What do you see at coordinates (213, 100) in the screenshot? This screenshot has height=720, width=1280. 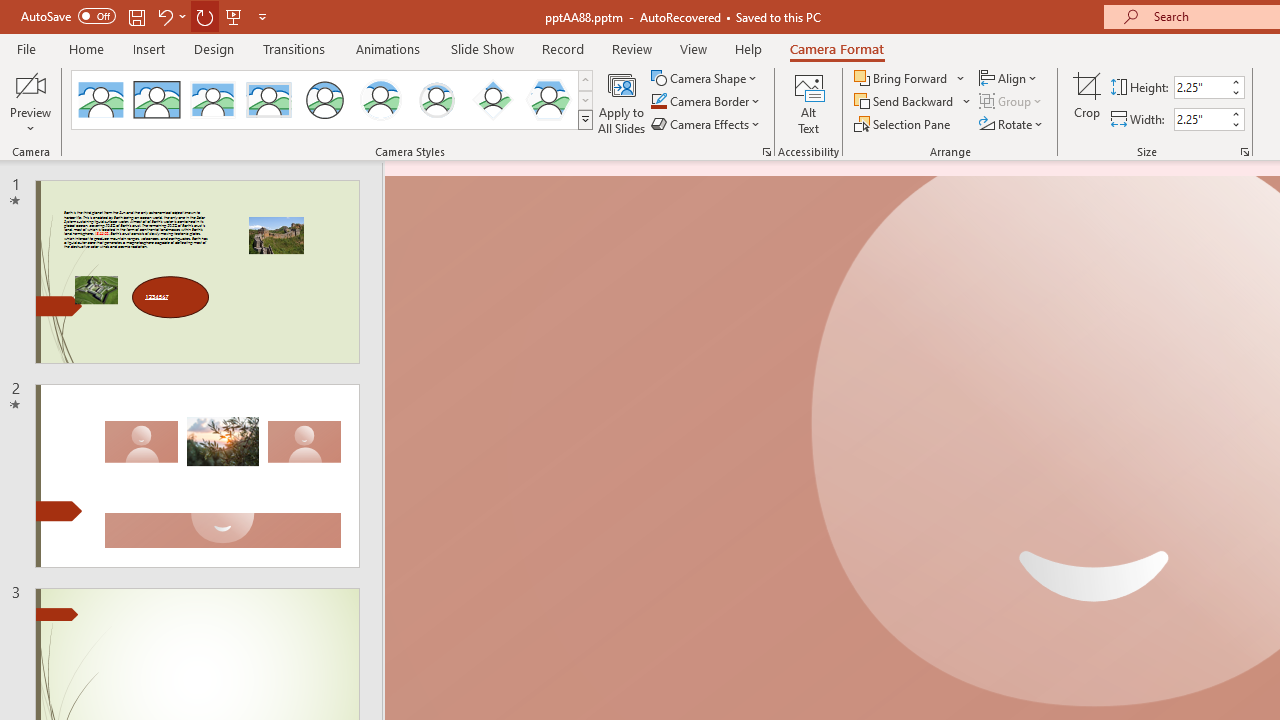 I see `'Center Shadow Rectangle'` at bounding box center [213, 100].